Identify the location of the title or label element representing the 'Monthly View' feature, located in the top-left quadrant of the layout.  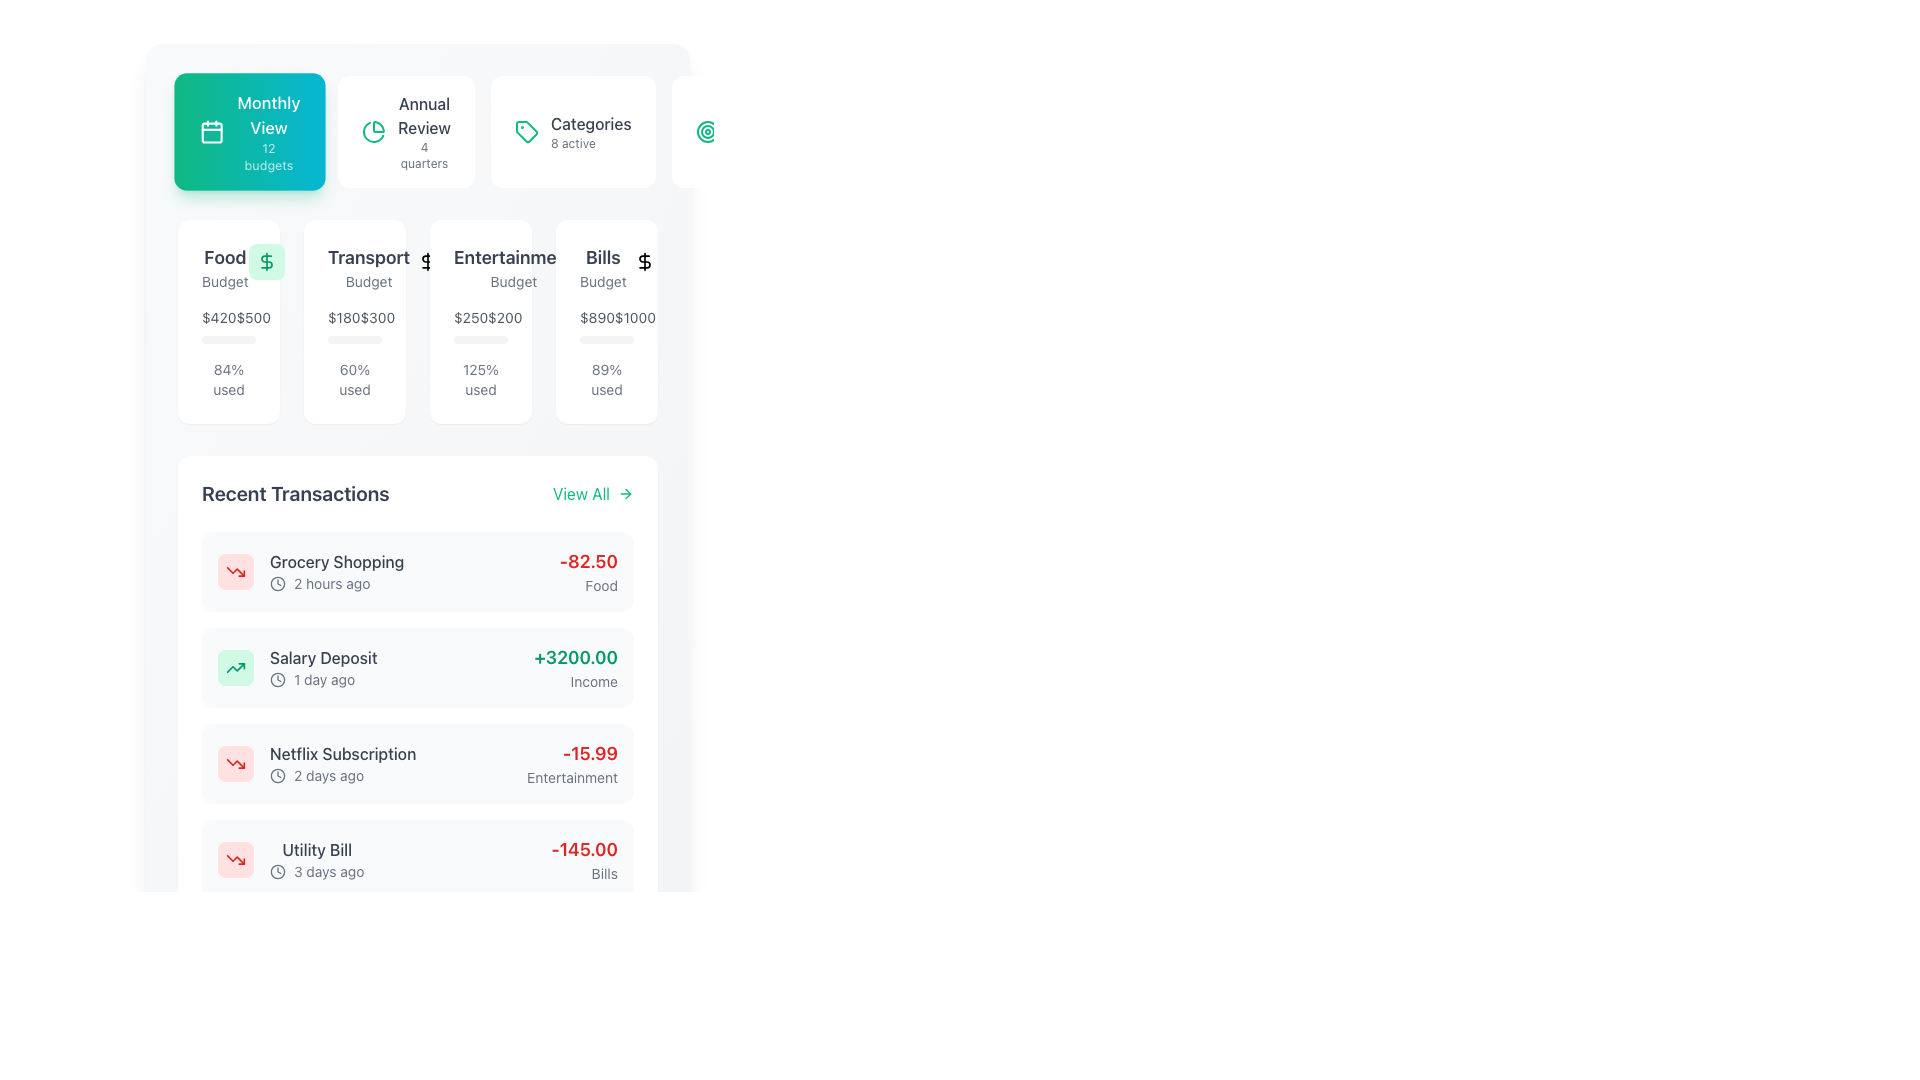
(267, 115).